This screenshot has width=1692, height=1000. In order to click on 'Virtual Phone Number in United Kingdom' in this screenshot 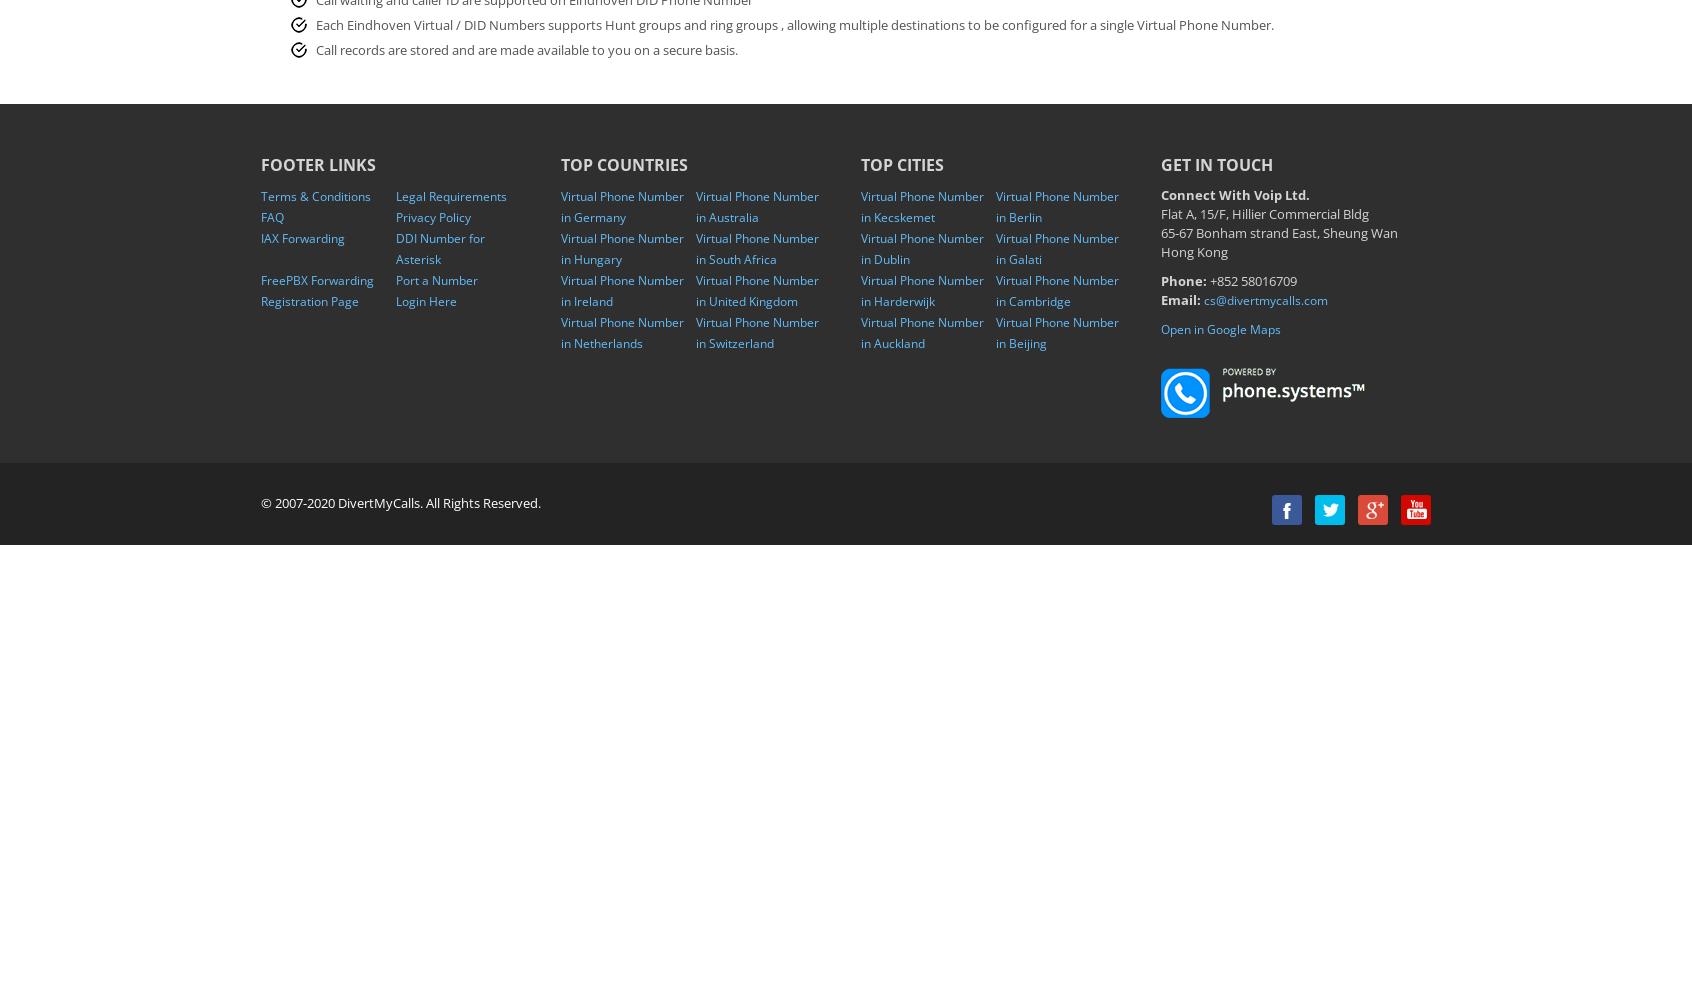, I will do `click(756, 291)`.